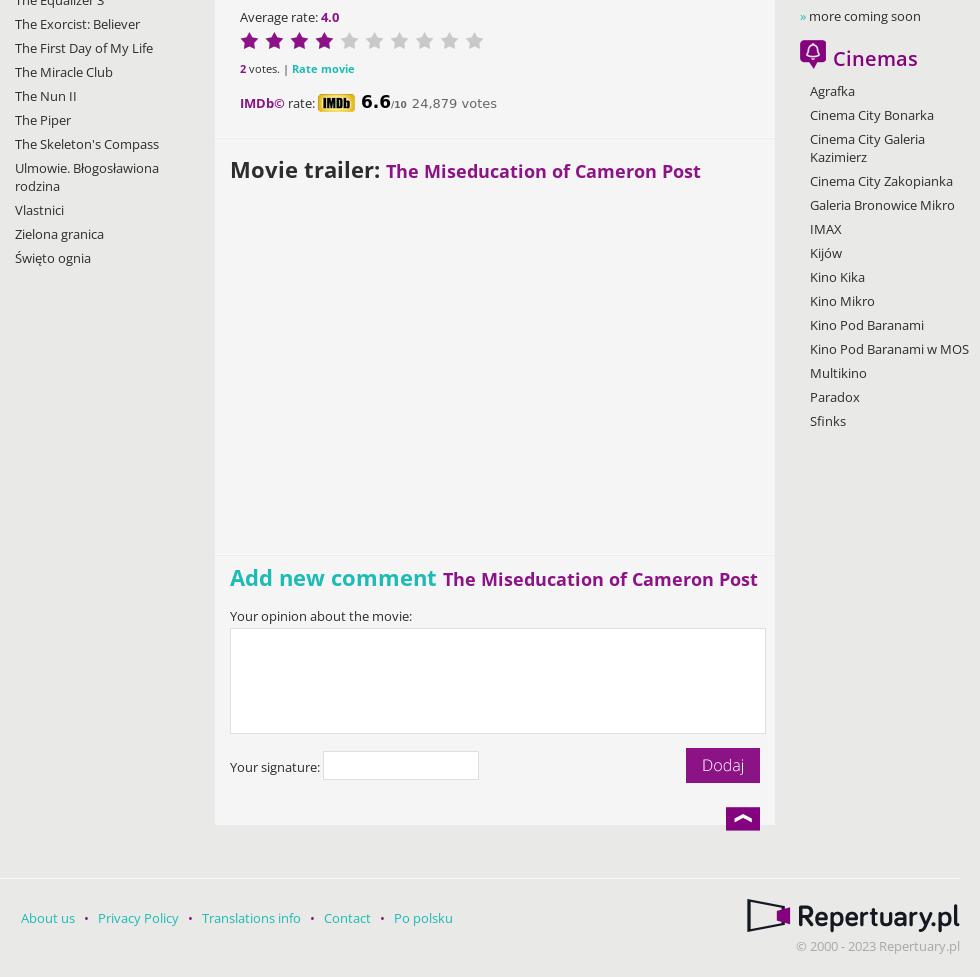  I want to click on 'more coming soon', so click(865, 16).